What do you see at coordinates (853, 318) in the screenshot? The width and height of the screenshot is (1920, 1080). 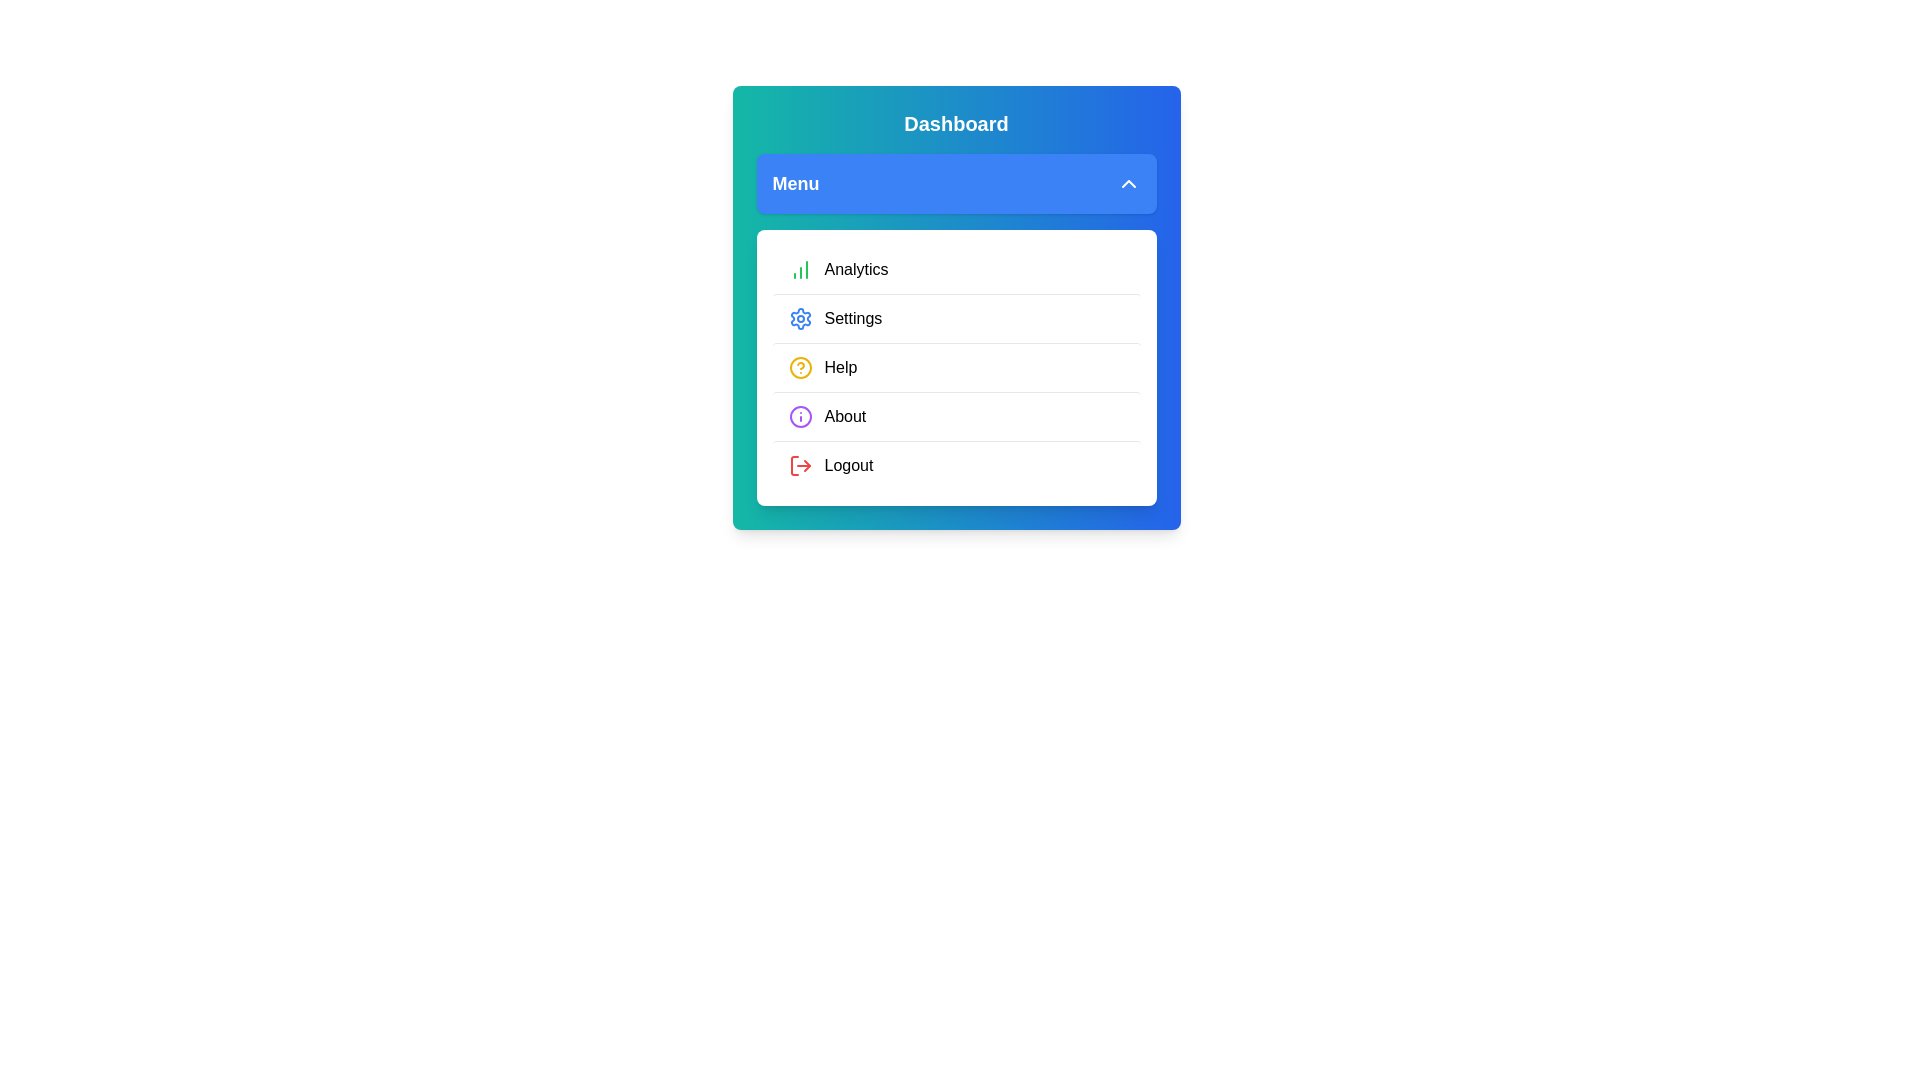 I see `the second item in the dropdown menu, which is a Text label for navigating to the settings page, positioned below the 'Analytics' option and above the 'Help' option` at bounding box center [853, 318].